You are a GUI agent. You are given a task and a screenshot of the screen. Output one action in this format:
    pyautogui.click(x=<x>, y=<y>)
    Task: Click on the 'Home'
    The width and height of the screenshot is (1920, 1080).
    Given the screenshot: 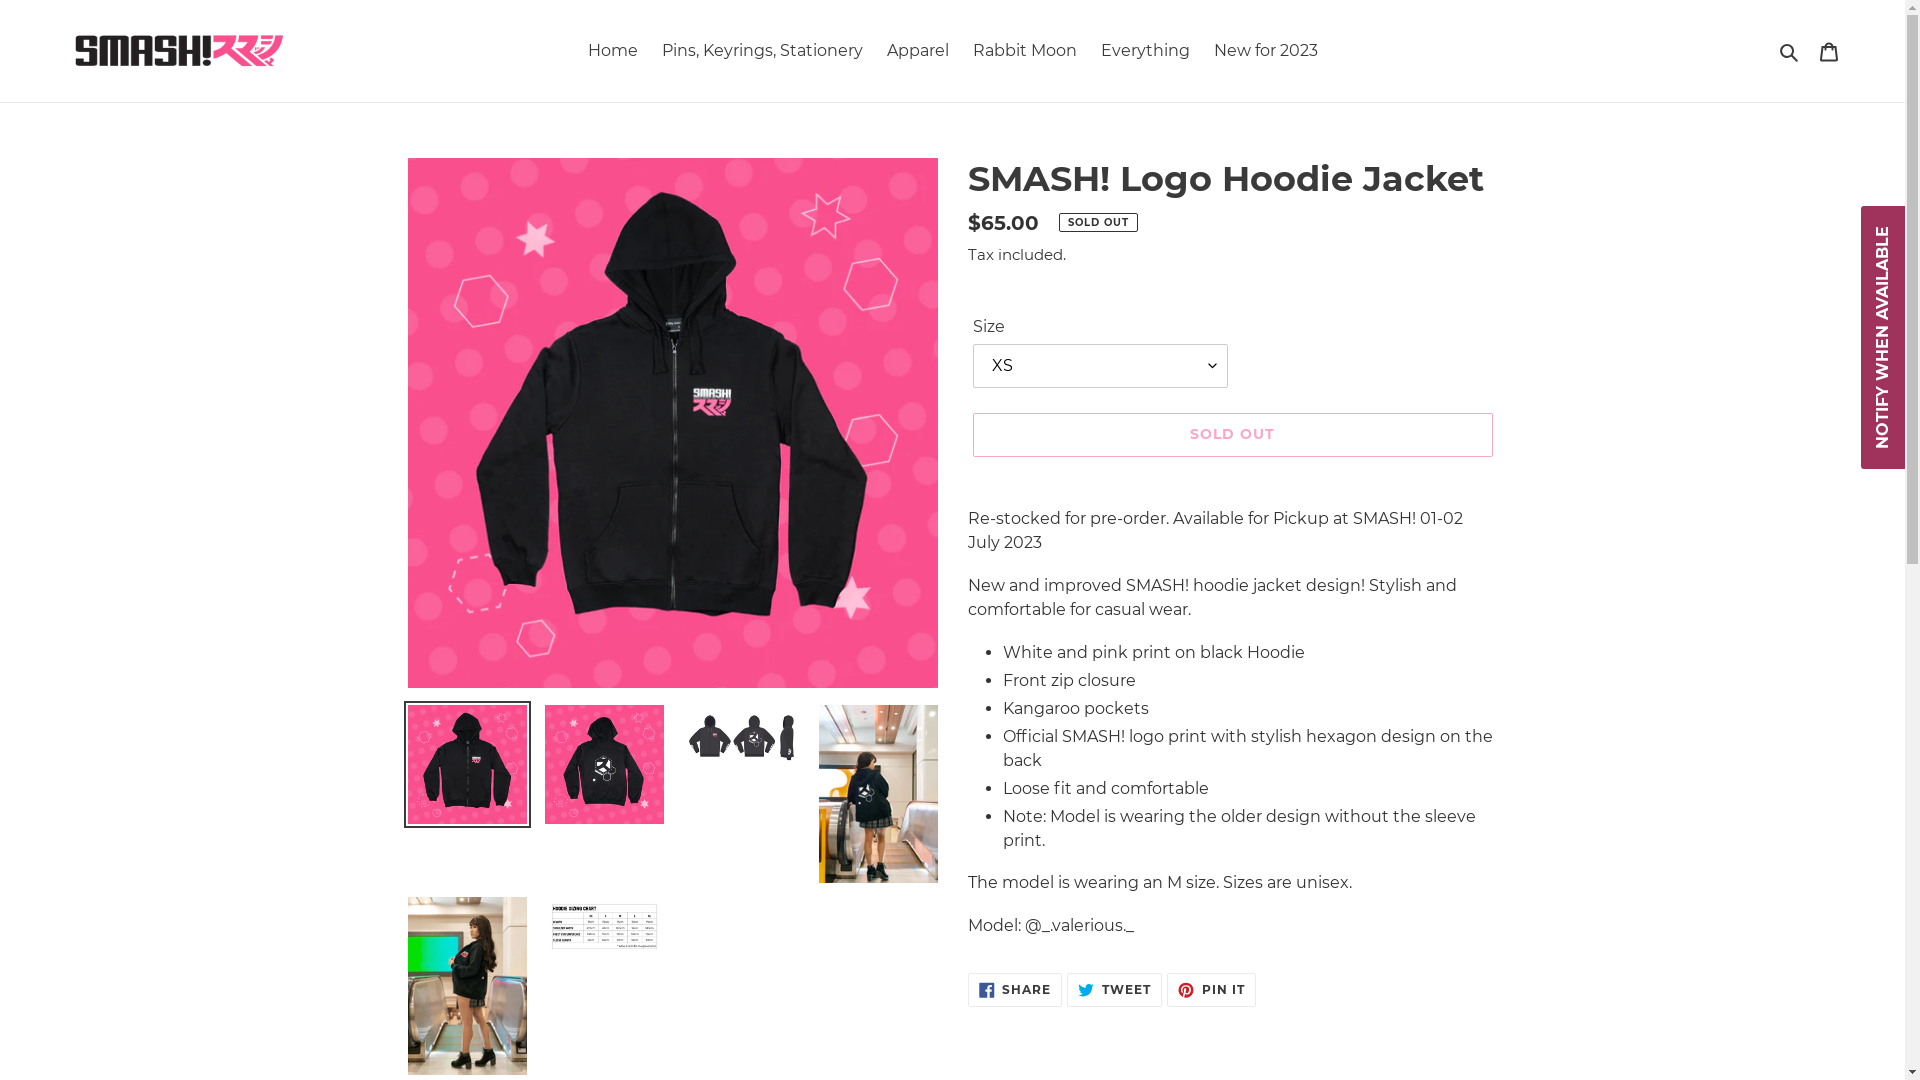 What is the action you would take?
    pyautogui.click(x=612, y=49)
    